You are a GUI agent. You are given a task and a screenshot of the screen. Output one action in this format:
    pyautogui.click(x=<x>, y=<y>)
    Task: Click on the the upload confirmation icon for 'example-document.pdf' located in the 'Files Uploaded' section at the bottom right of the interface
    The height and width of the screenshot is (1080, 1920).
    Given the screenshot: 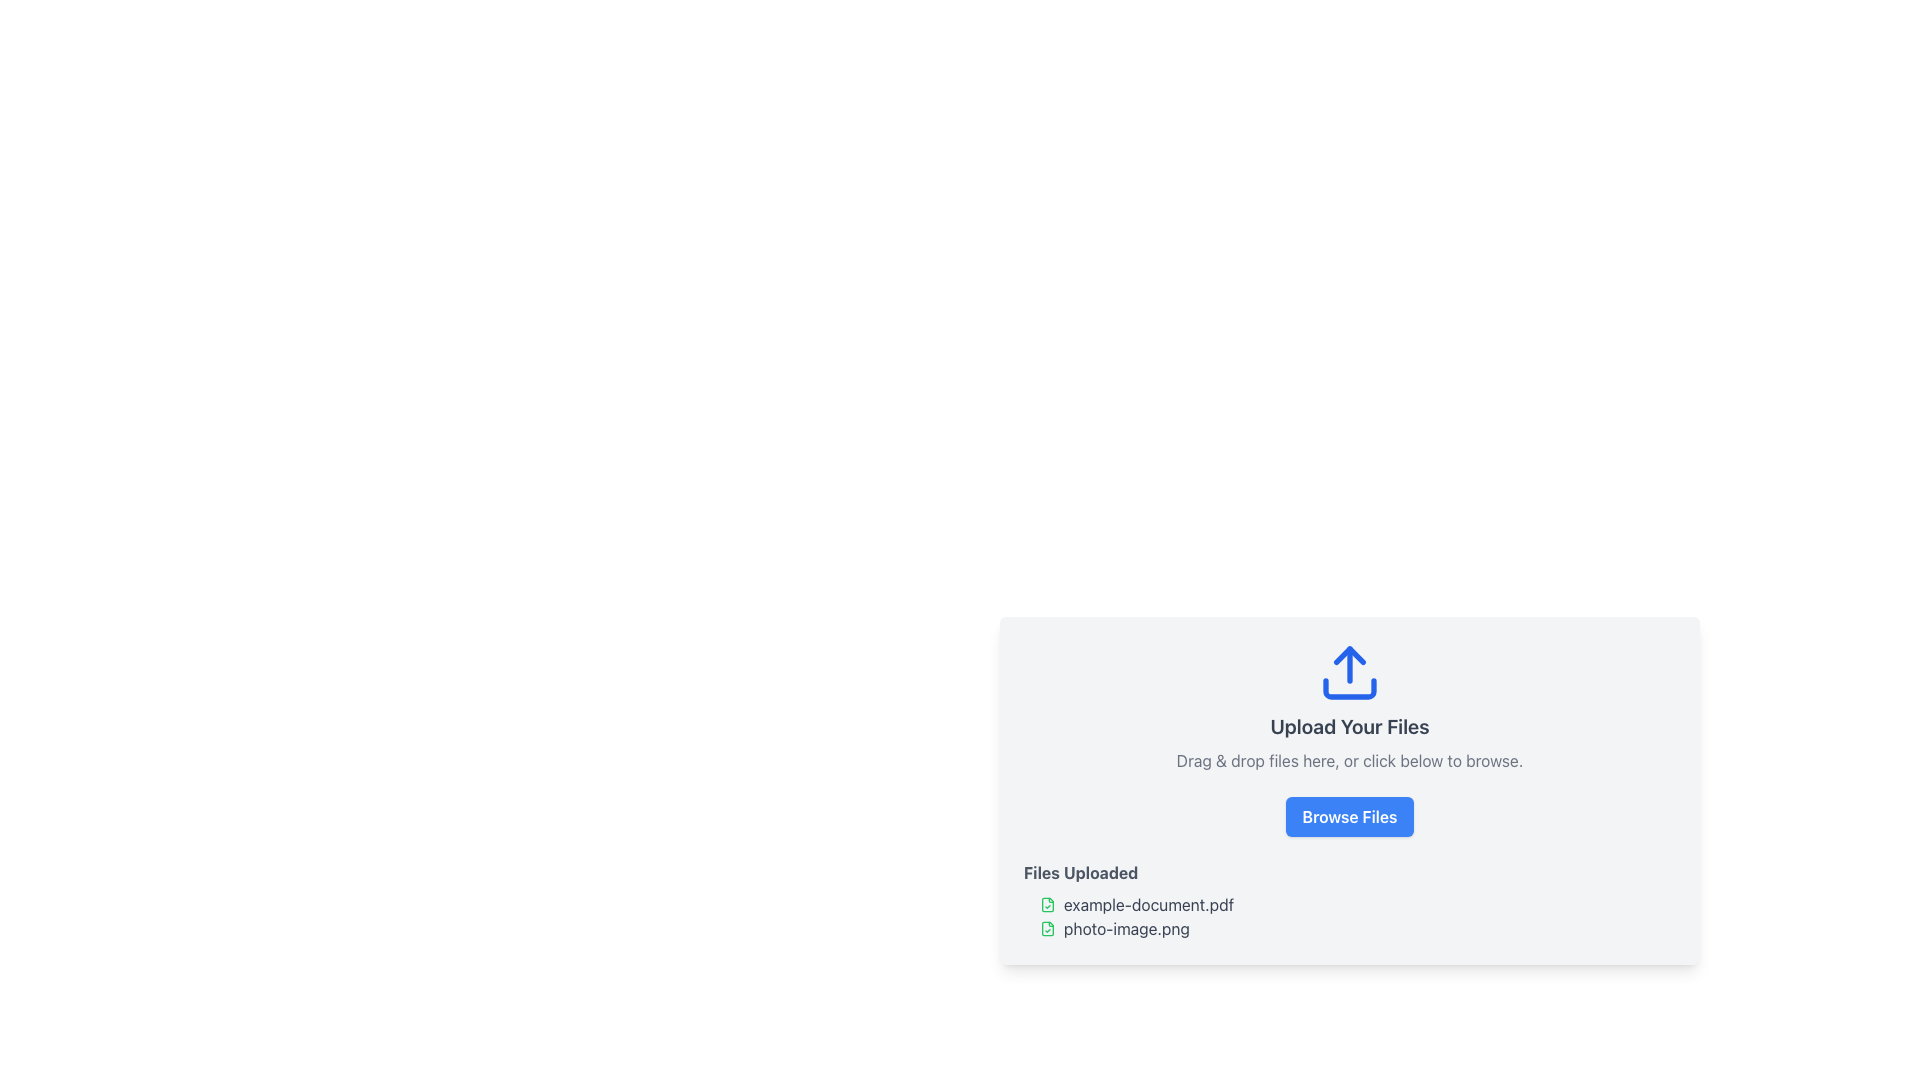 What is the action you would take?
    pyautogui.click(x=1046, y=905)
    